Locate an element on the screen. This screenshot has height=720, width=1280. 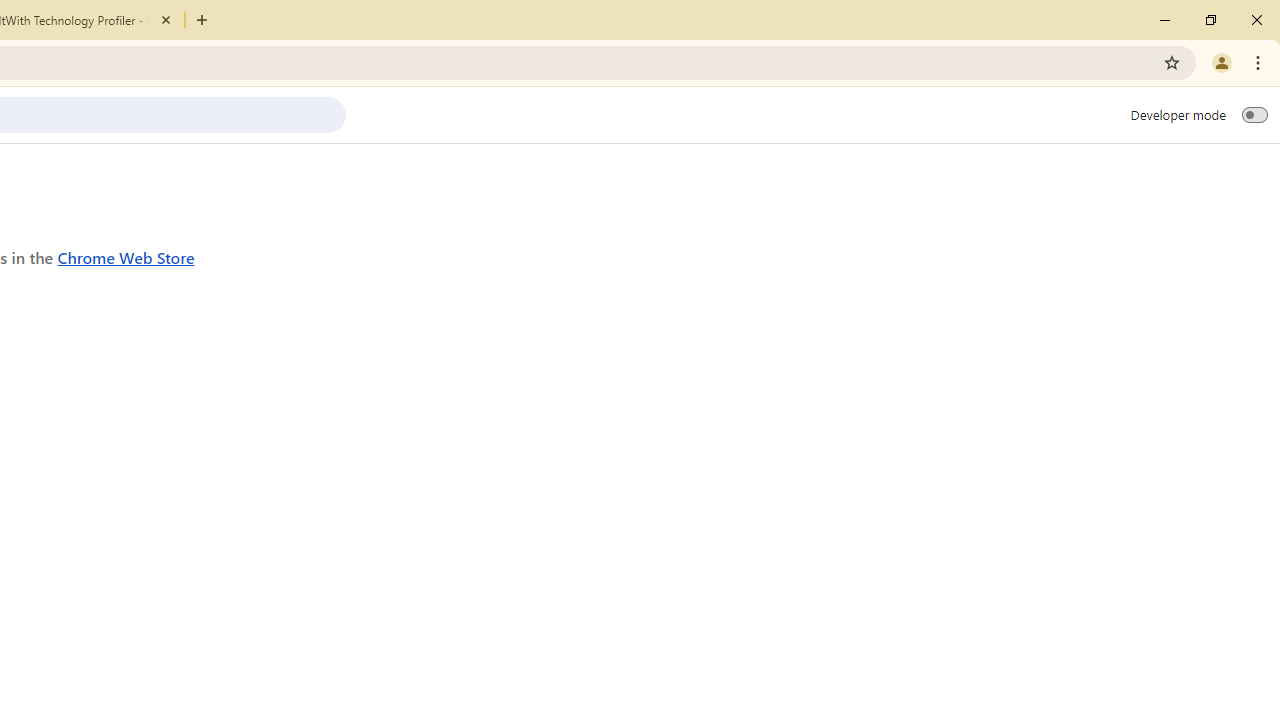
'Chrome Web Store' is located at coordinates (125, 256).